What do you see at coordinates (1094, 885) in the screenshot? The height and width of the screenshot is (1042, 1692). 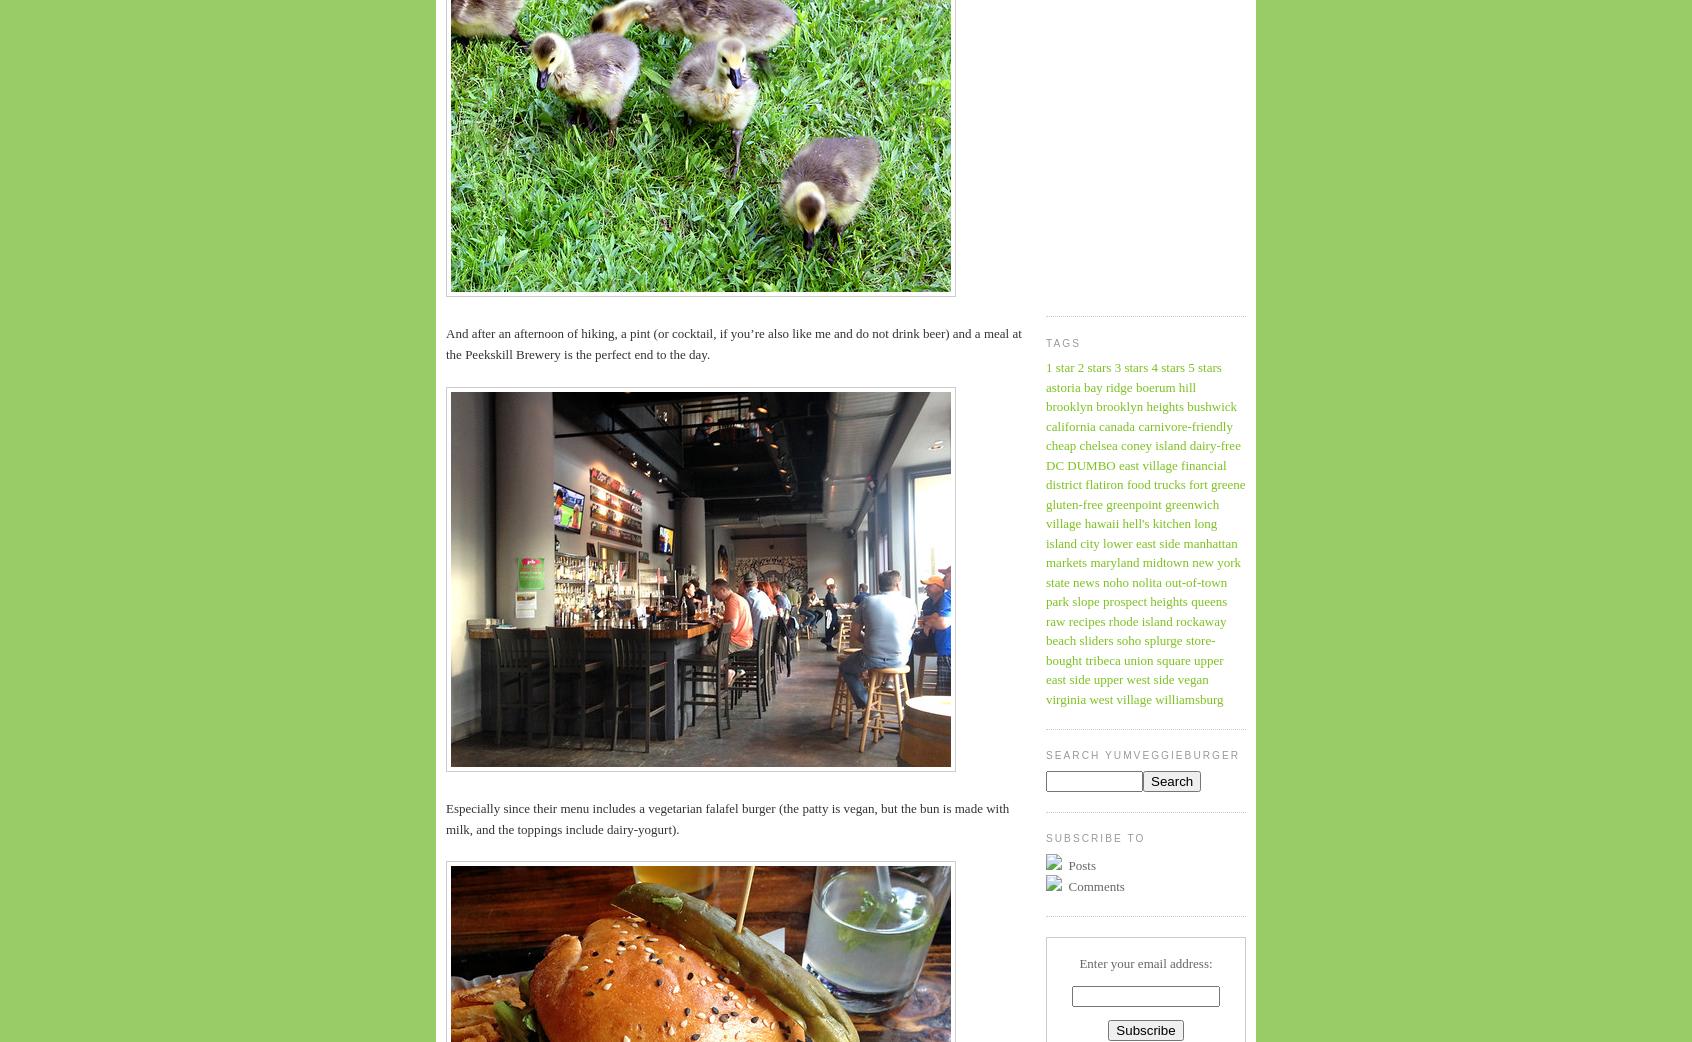 I see `'Comments'` at bounding box center [1094, 885].